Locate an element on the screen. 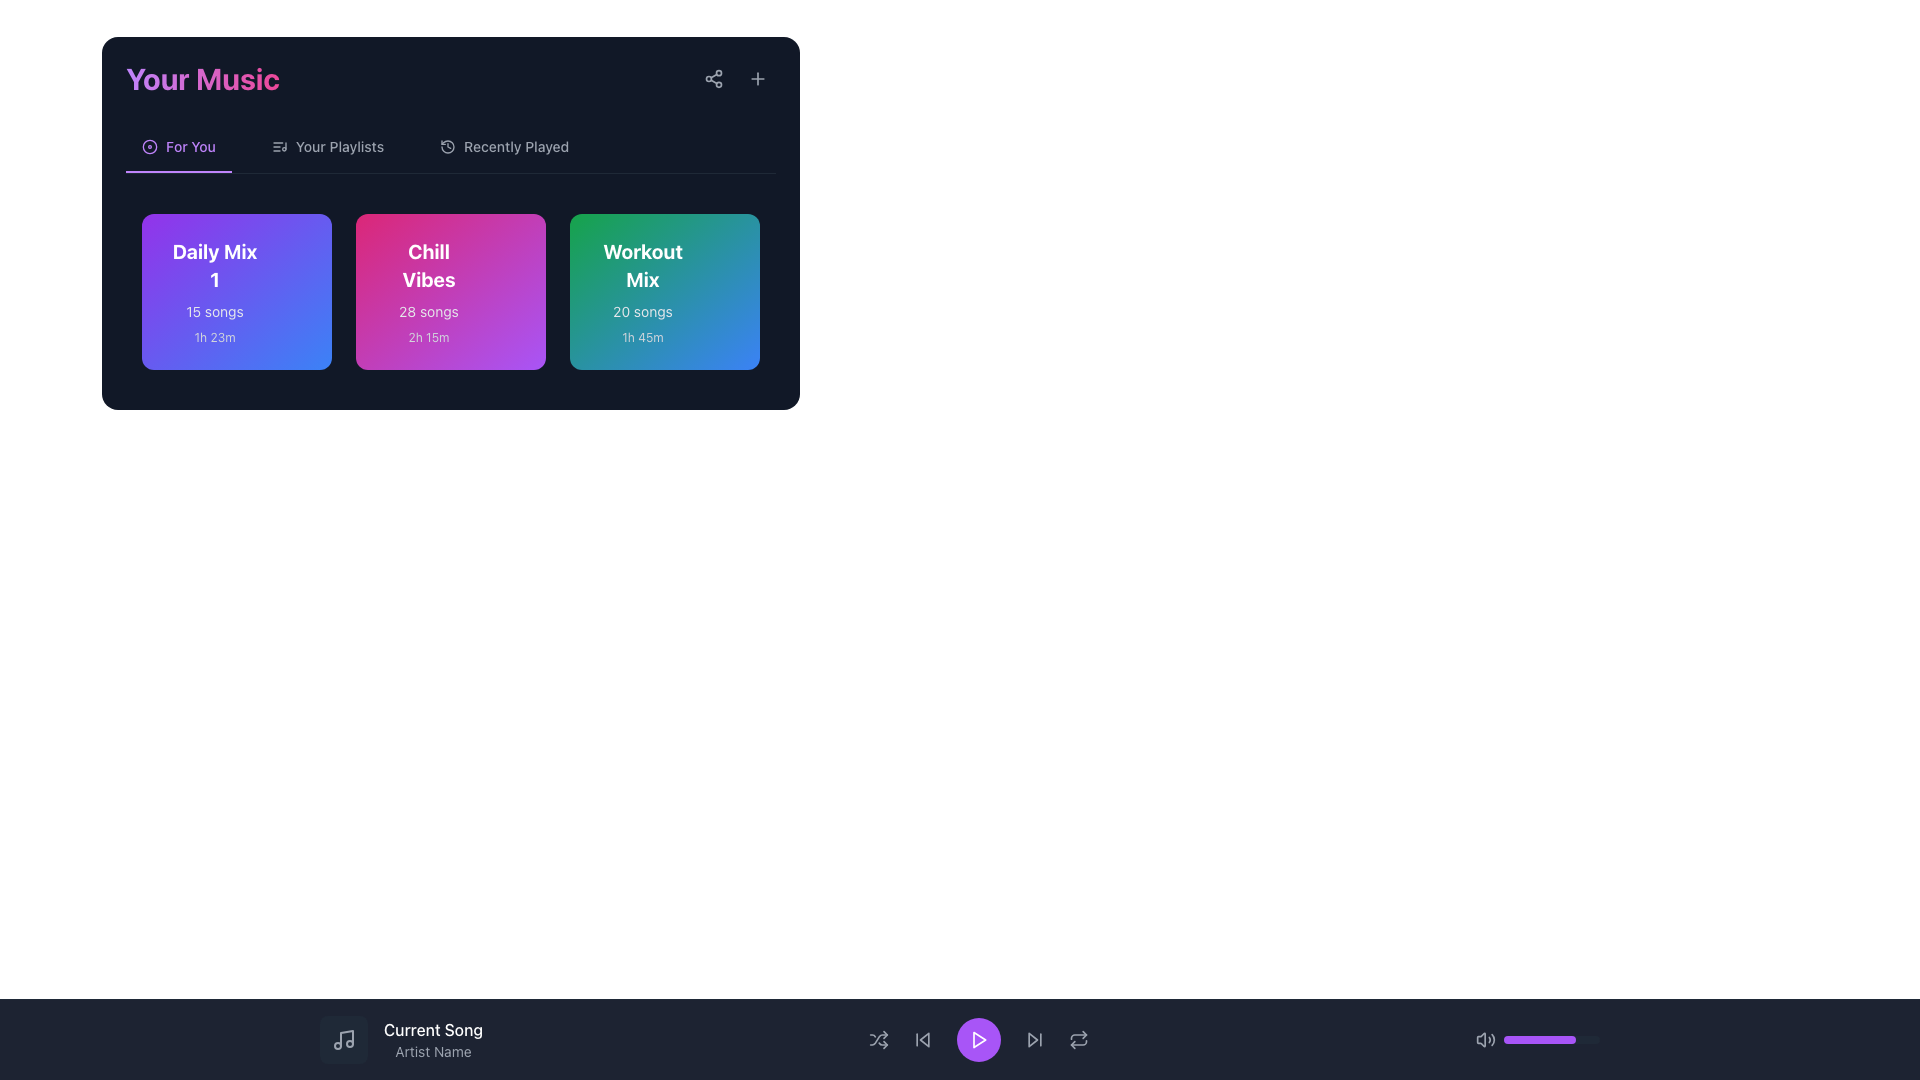  the completed portion of the progress bar segment, which visually indicates progress in a task or playback is located at coordinates (1539, 1039).